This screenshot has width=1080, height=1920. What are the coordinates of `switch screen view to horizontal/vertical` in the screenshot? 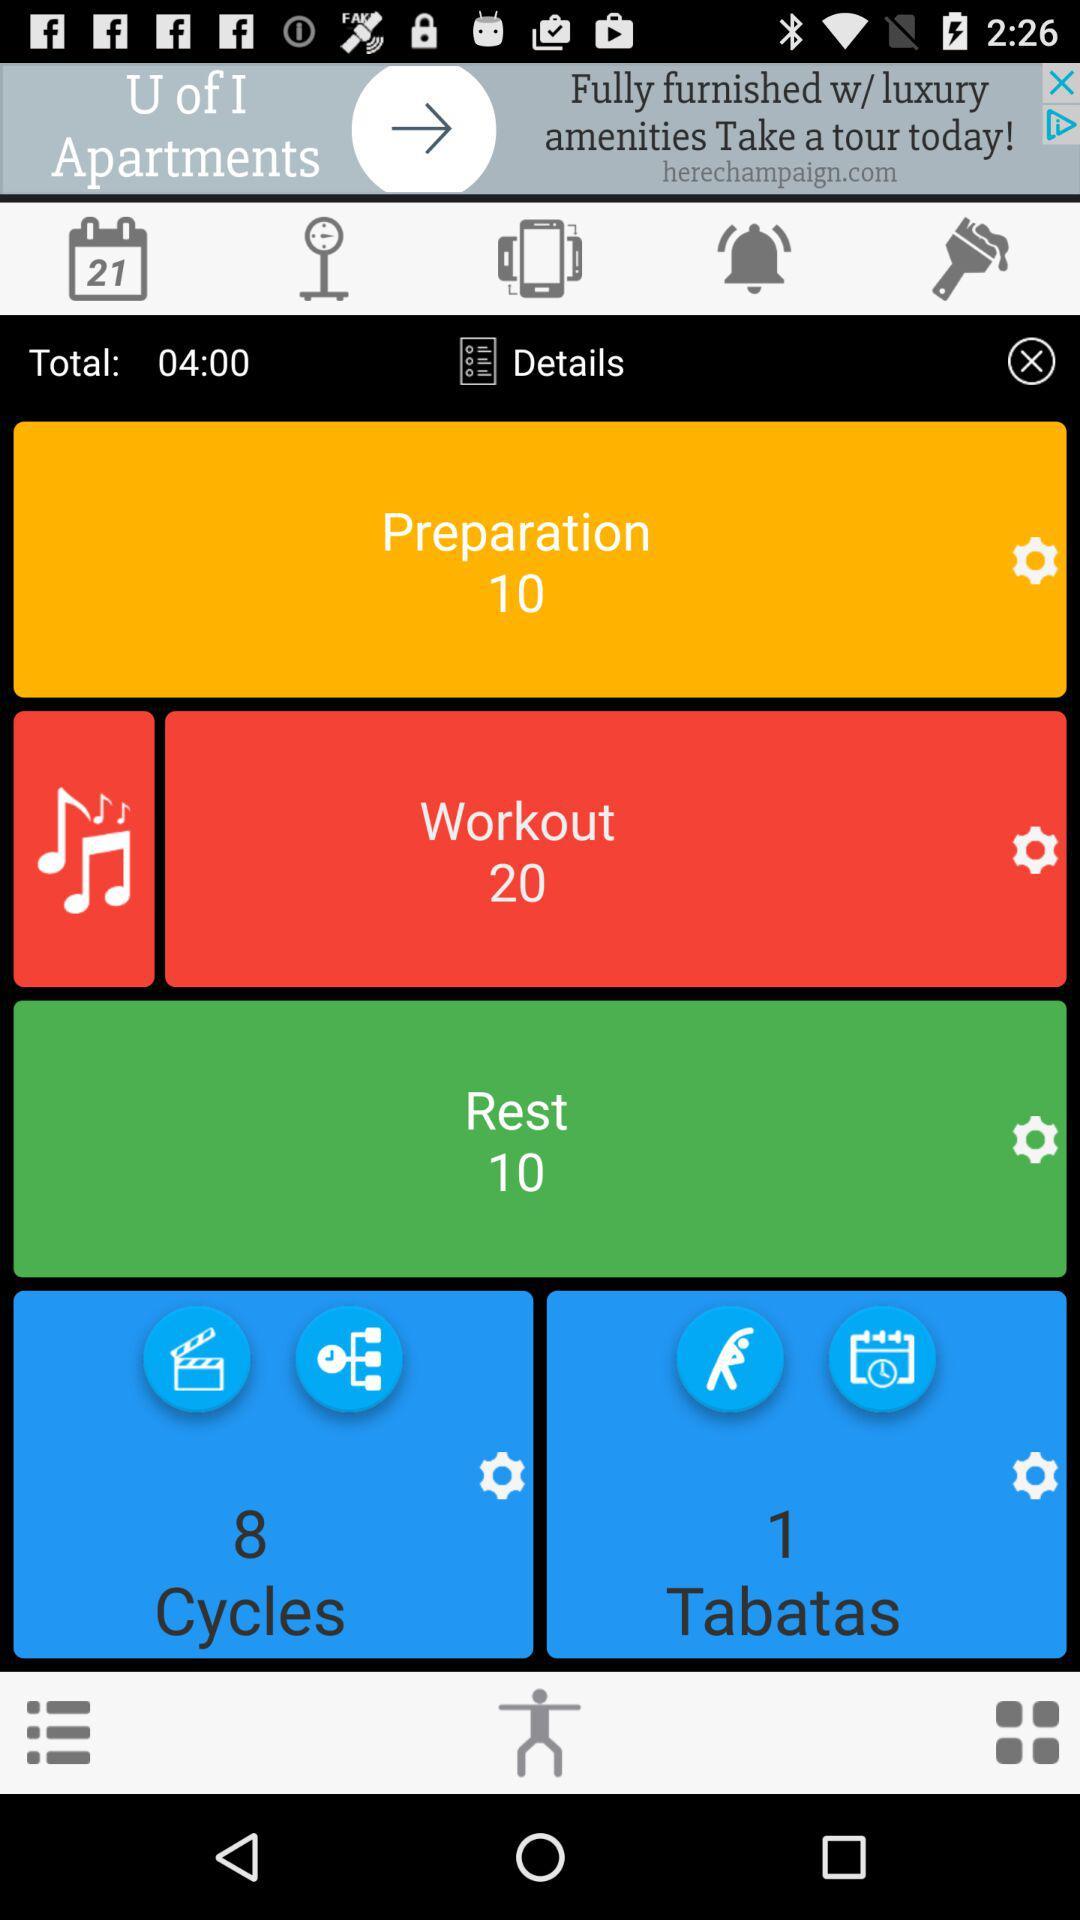 It's located at (540, 257).